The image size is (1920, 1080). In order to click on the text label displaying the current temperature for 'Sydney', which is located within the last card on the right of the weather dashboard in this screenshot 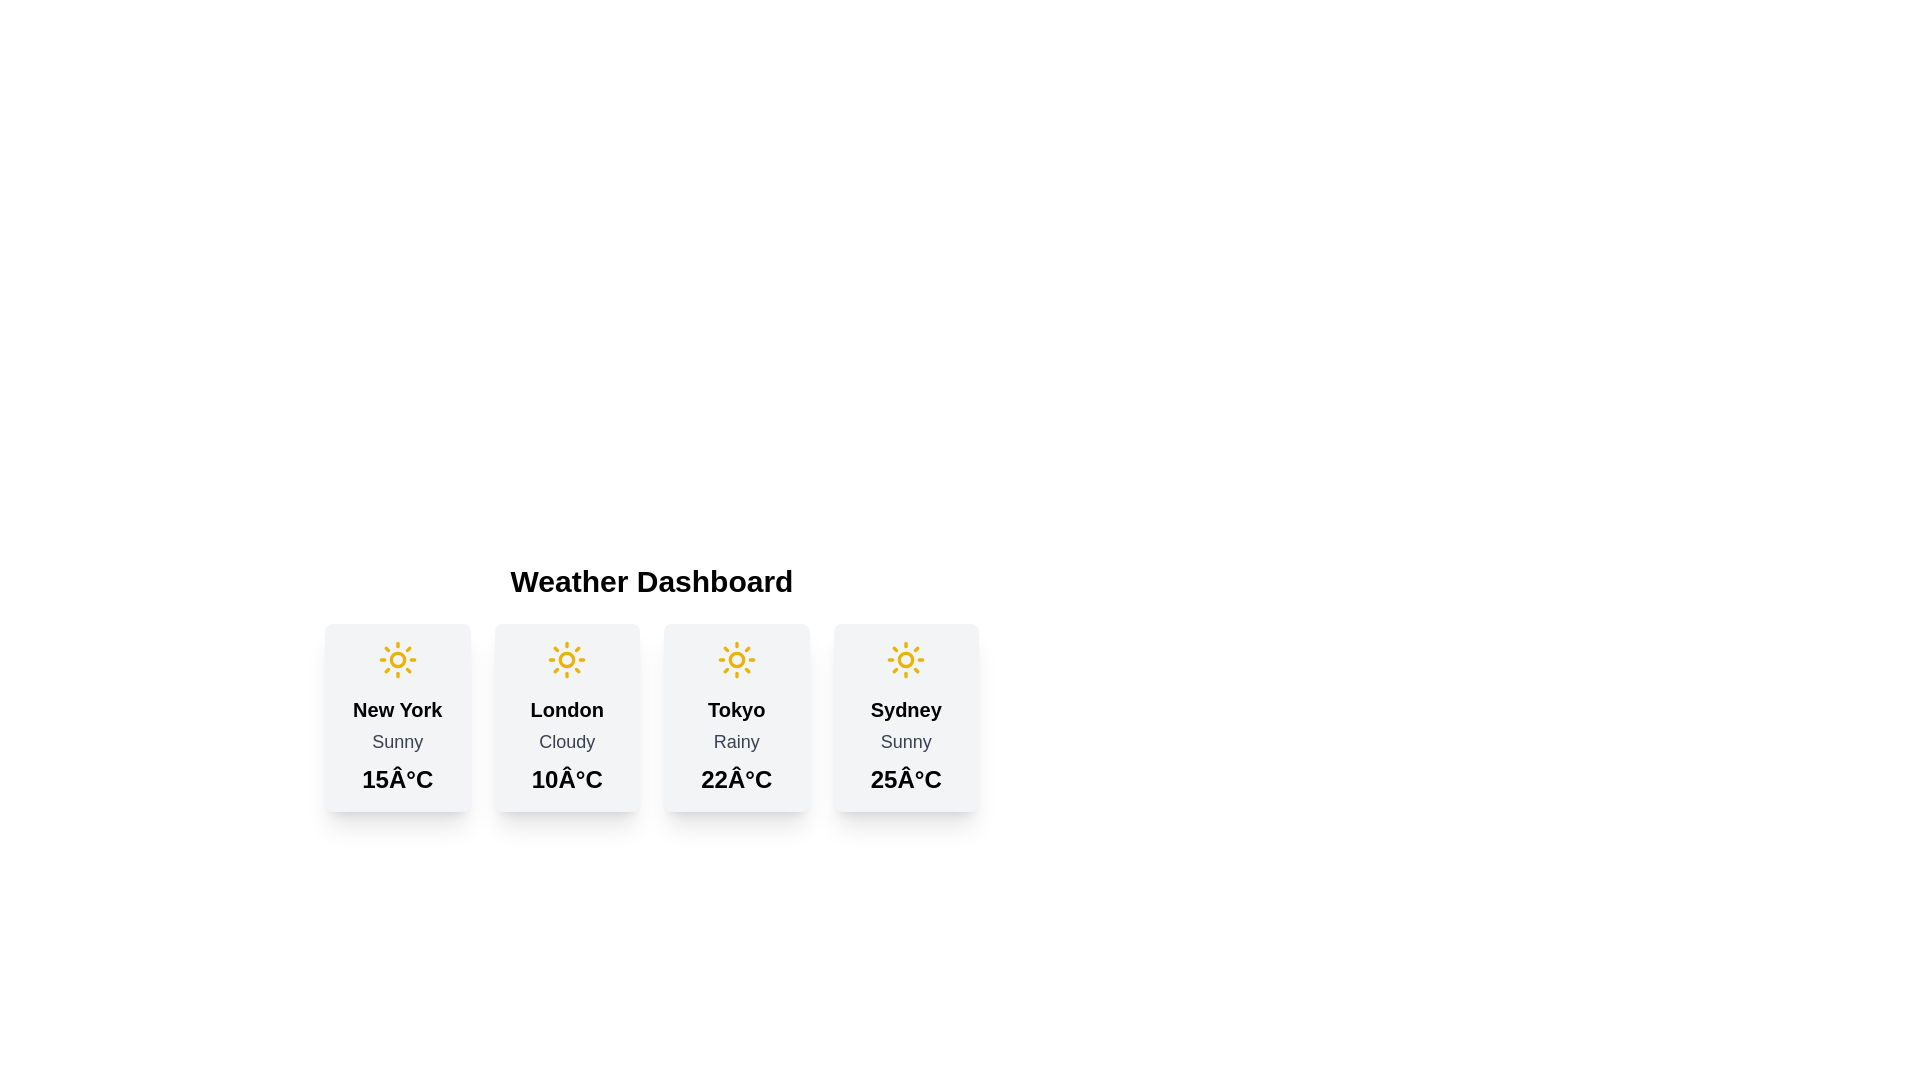, I will do `click(905, 778)`.